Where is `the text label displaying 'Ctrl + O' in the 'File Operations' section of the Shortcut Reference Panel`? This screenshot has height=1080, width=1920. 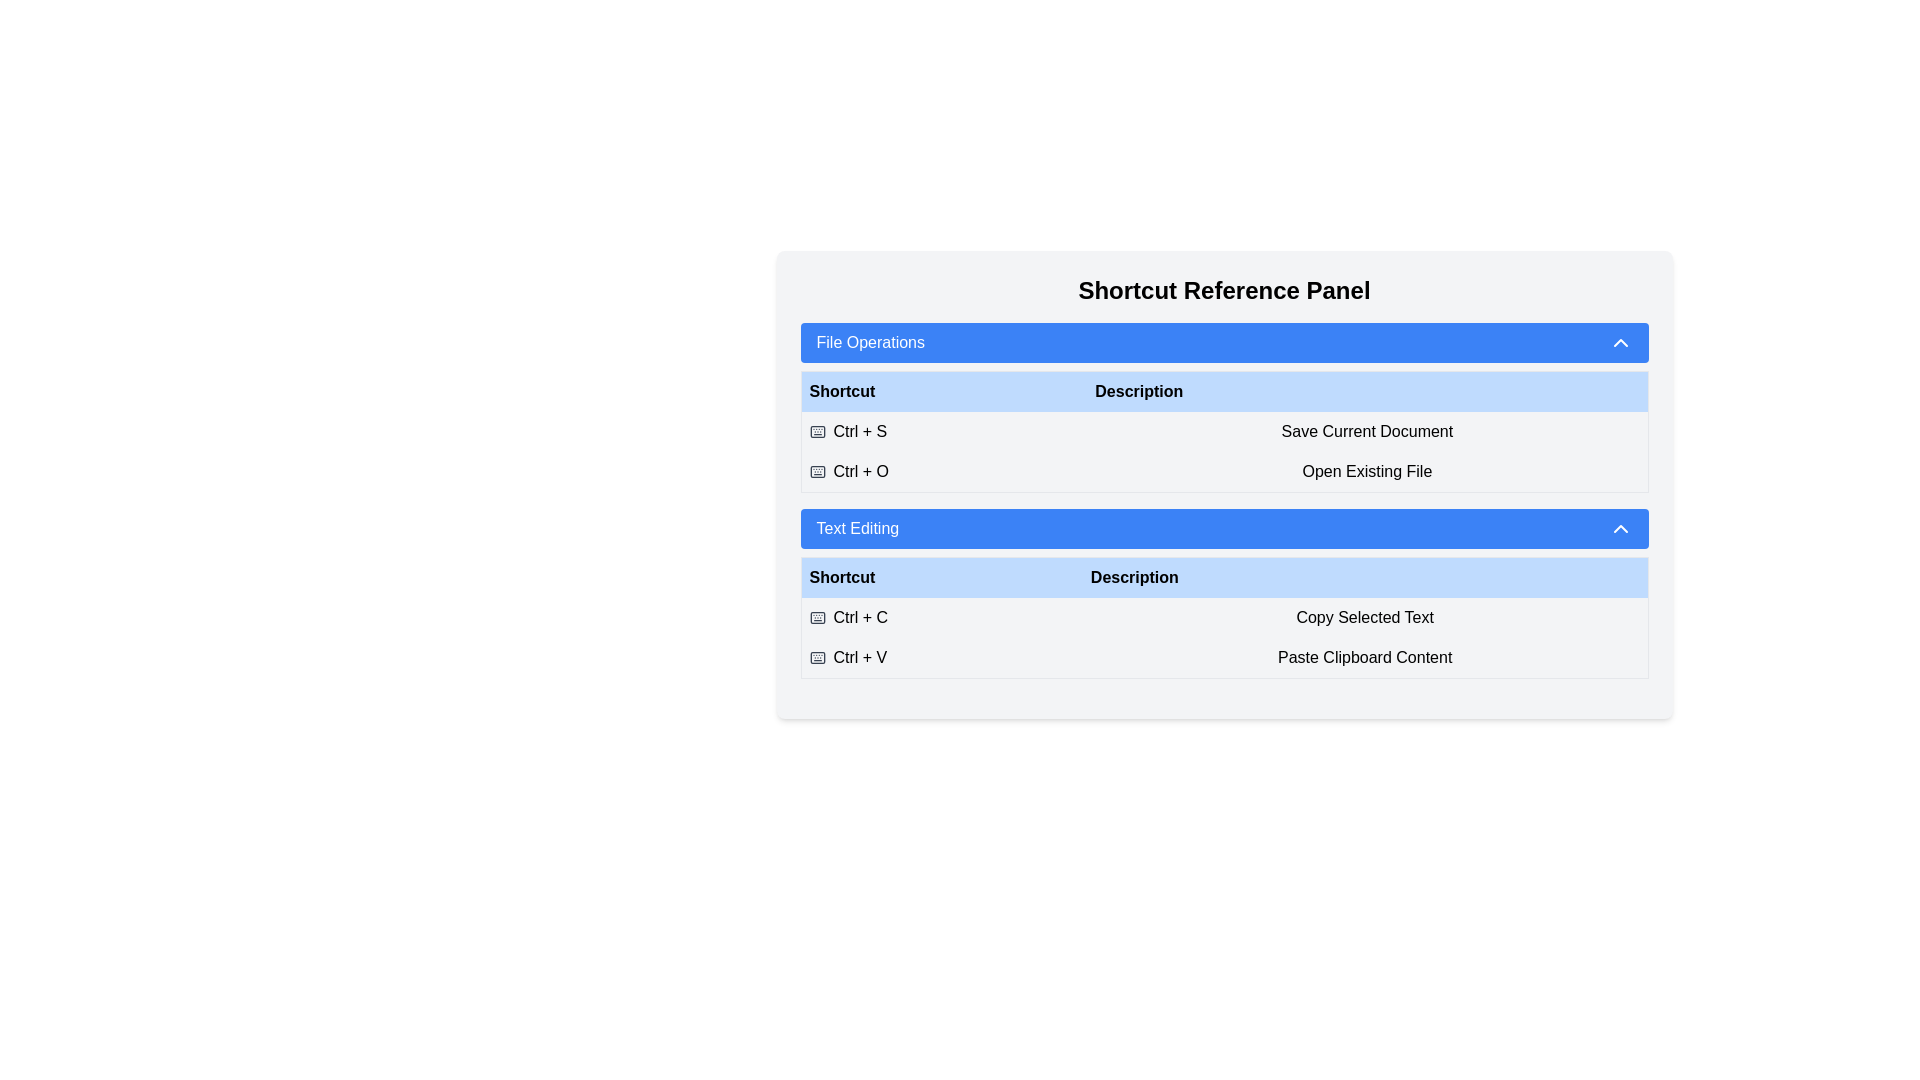 the text label displaying 'Ctrl + O' in the 'File Operations' section of the Shortcut Reference Panel is located at coordinates (861, 471).